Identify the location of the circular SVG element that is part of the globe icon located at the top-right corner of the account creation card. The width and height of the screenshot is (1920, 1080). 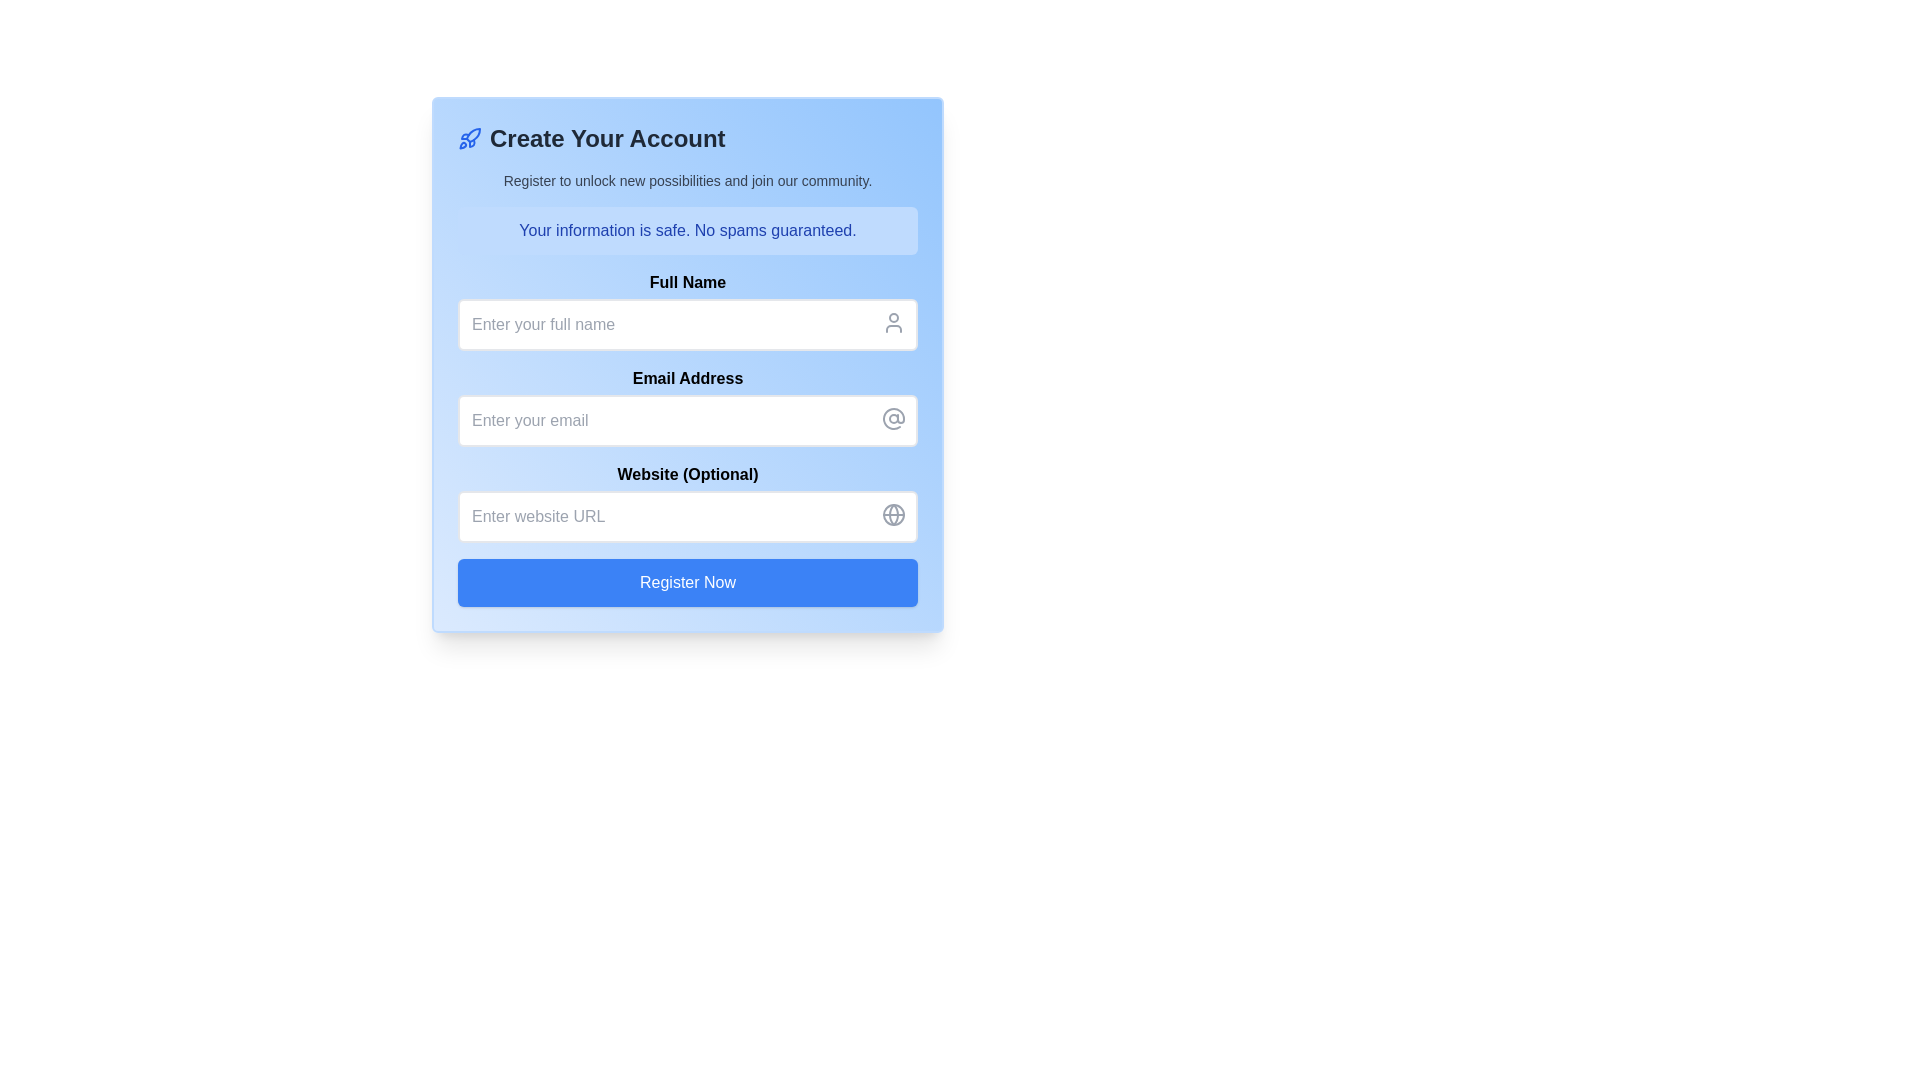
(892, 514).